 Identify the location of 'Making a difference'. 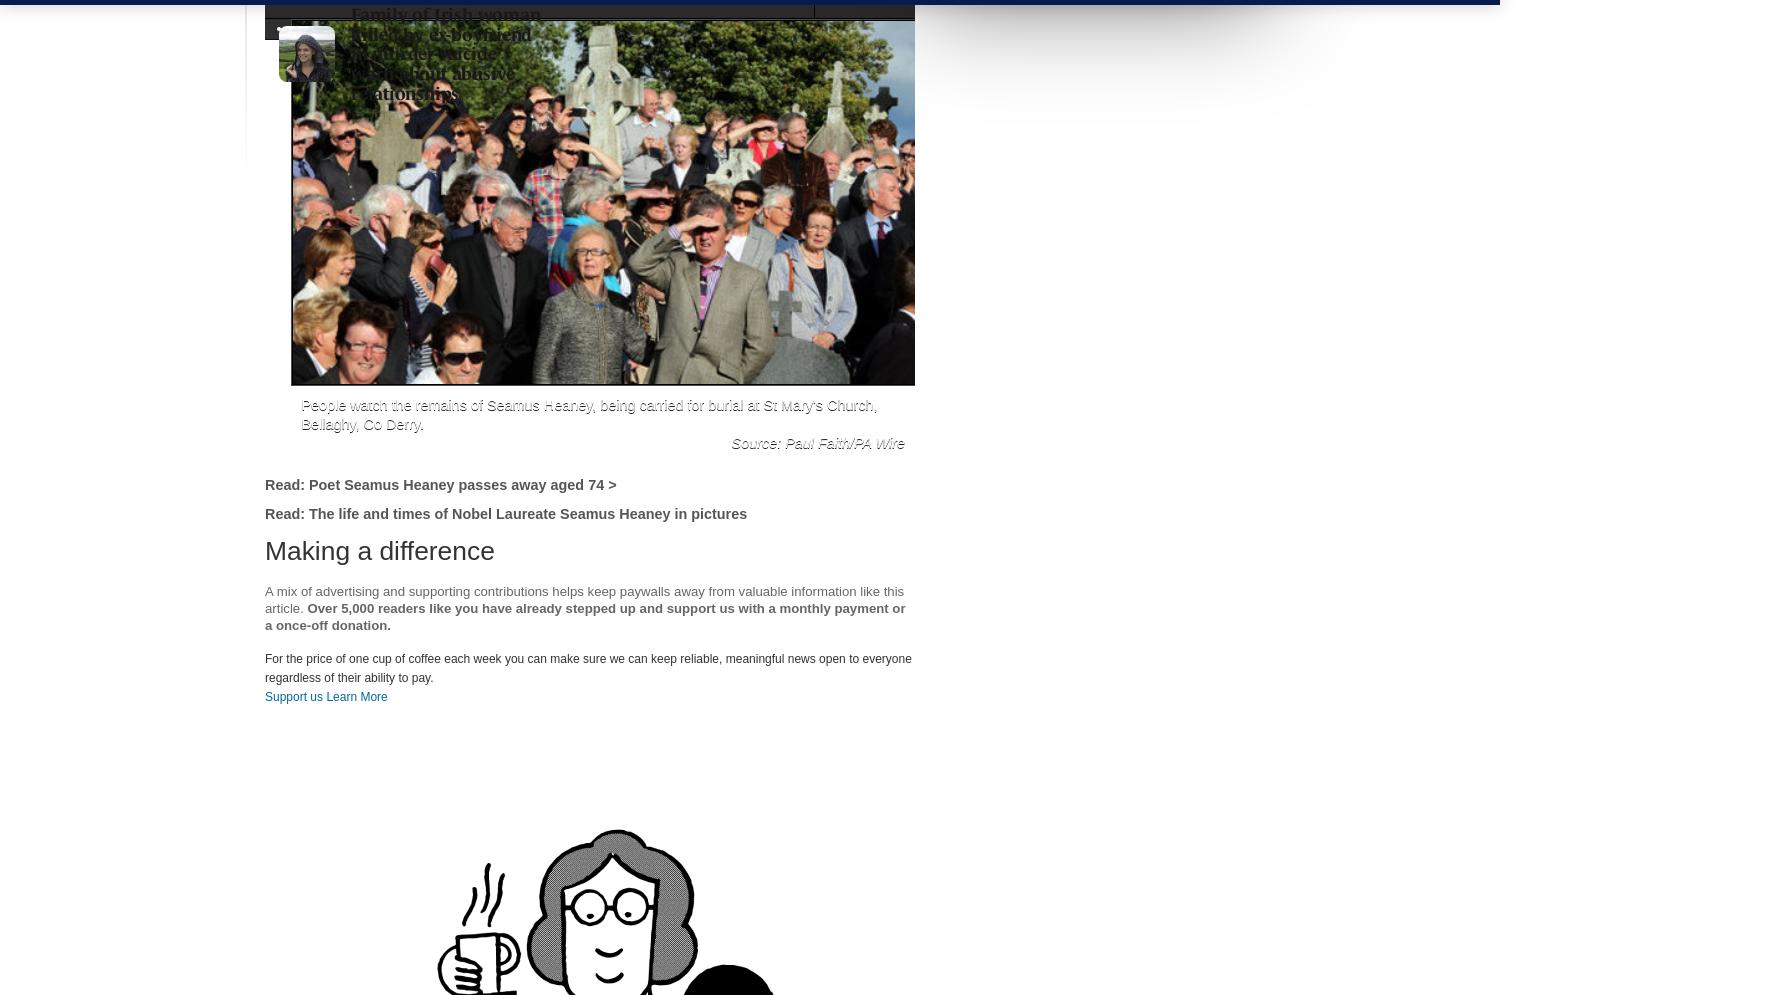
(378, 551).